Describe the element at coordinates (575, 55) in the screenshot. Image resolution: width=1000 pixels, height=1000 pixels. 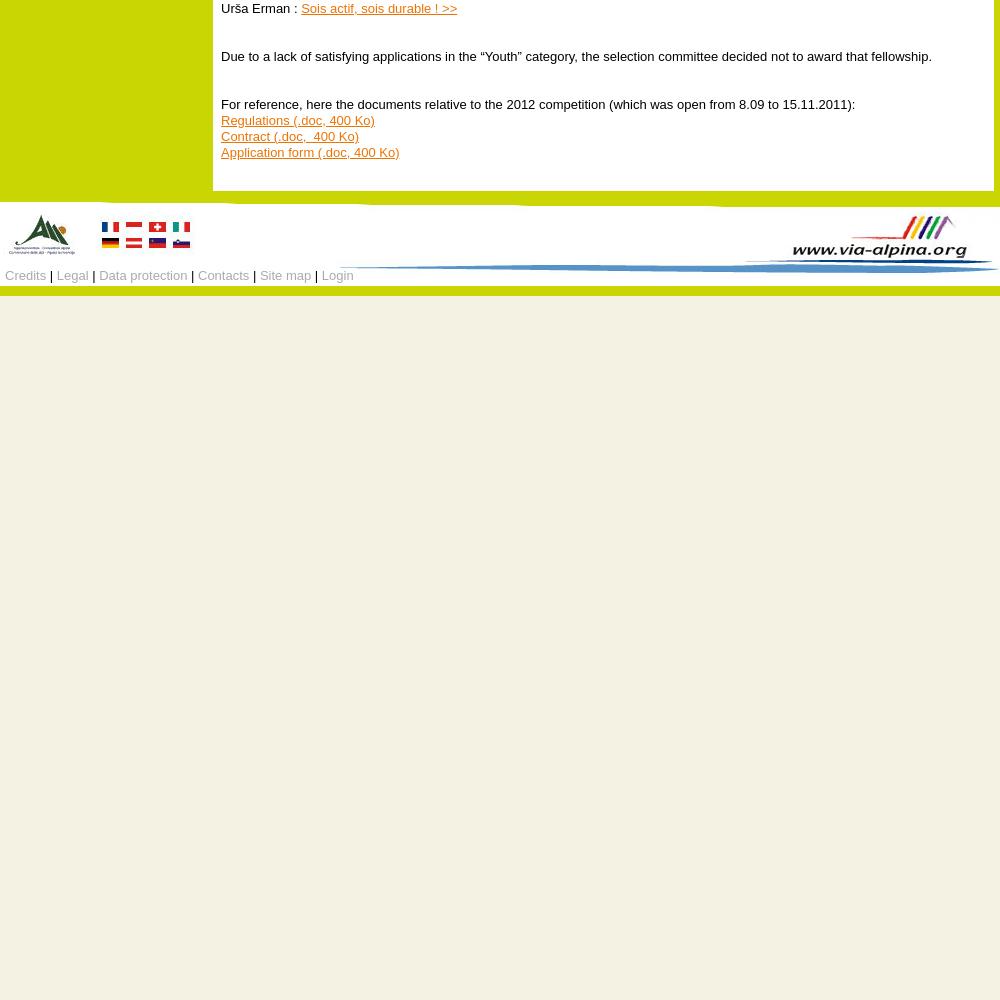
I see `'Due to a lack of satisfying applications in the “Youth” category, the  selection committee decided not to award that fellowship.'` at that location.